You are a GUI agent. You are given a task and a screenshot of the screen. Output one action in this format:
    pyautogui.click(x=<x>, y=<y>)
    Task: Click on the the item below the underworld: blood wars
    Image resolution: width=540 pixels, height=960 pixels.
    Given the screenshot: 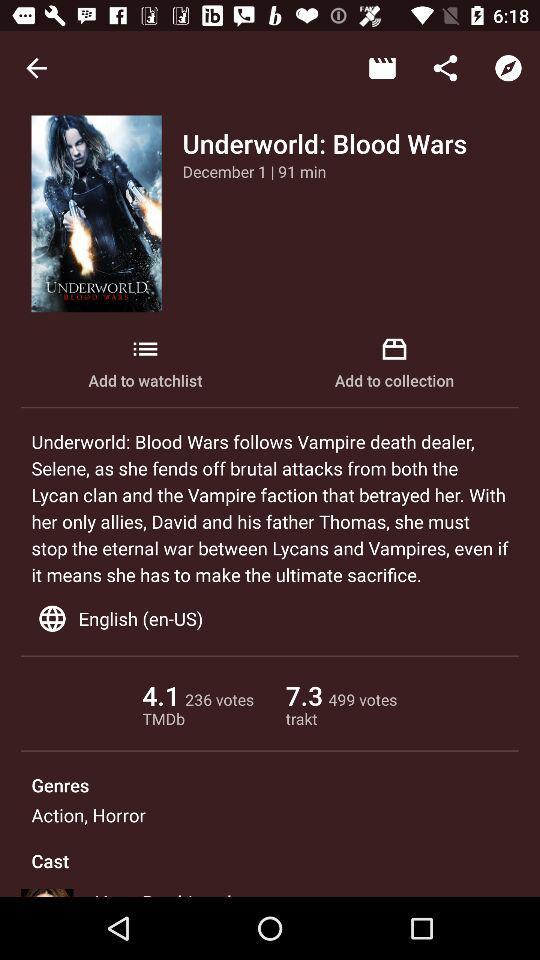 What is the action you would take?
    pyautogui.click(x=254, y=170)
    